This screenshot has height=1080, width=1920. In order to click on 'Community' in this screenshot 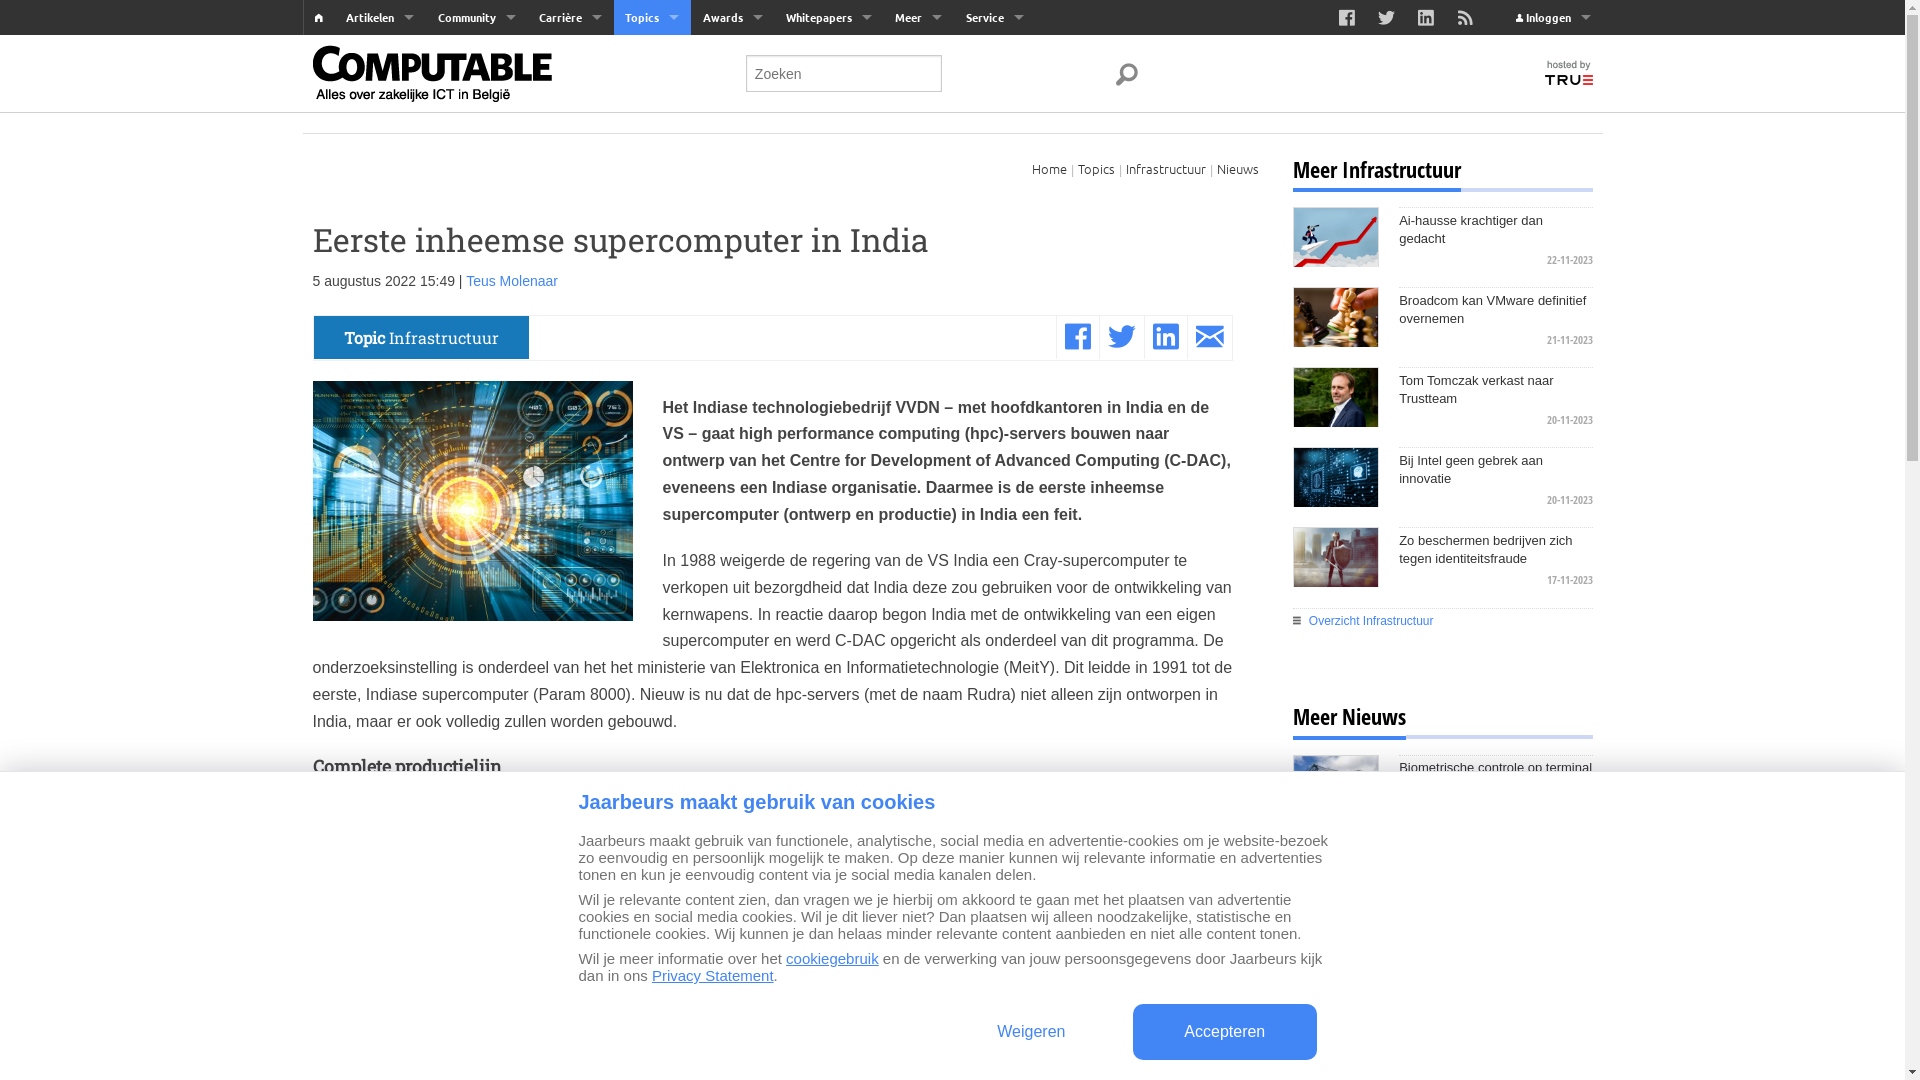, I will do `click(475, 17)`.